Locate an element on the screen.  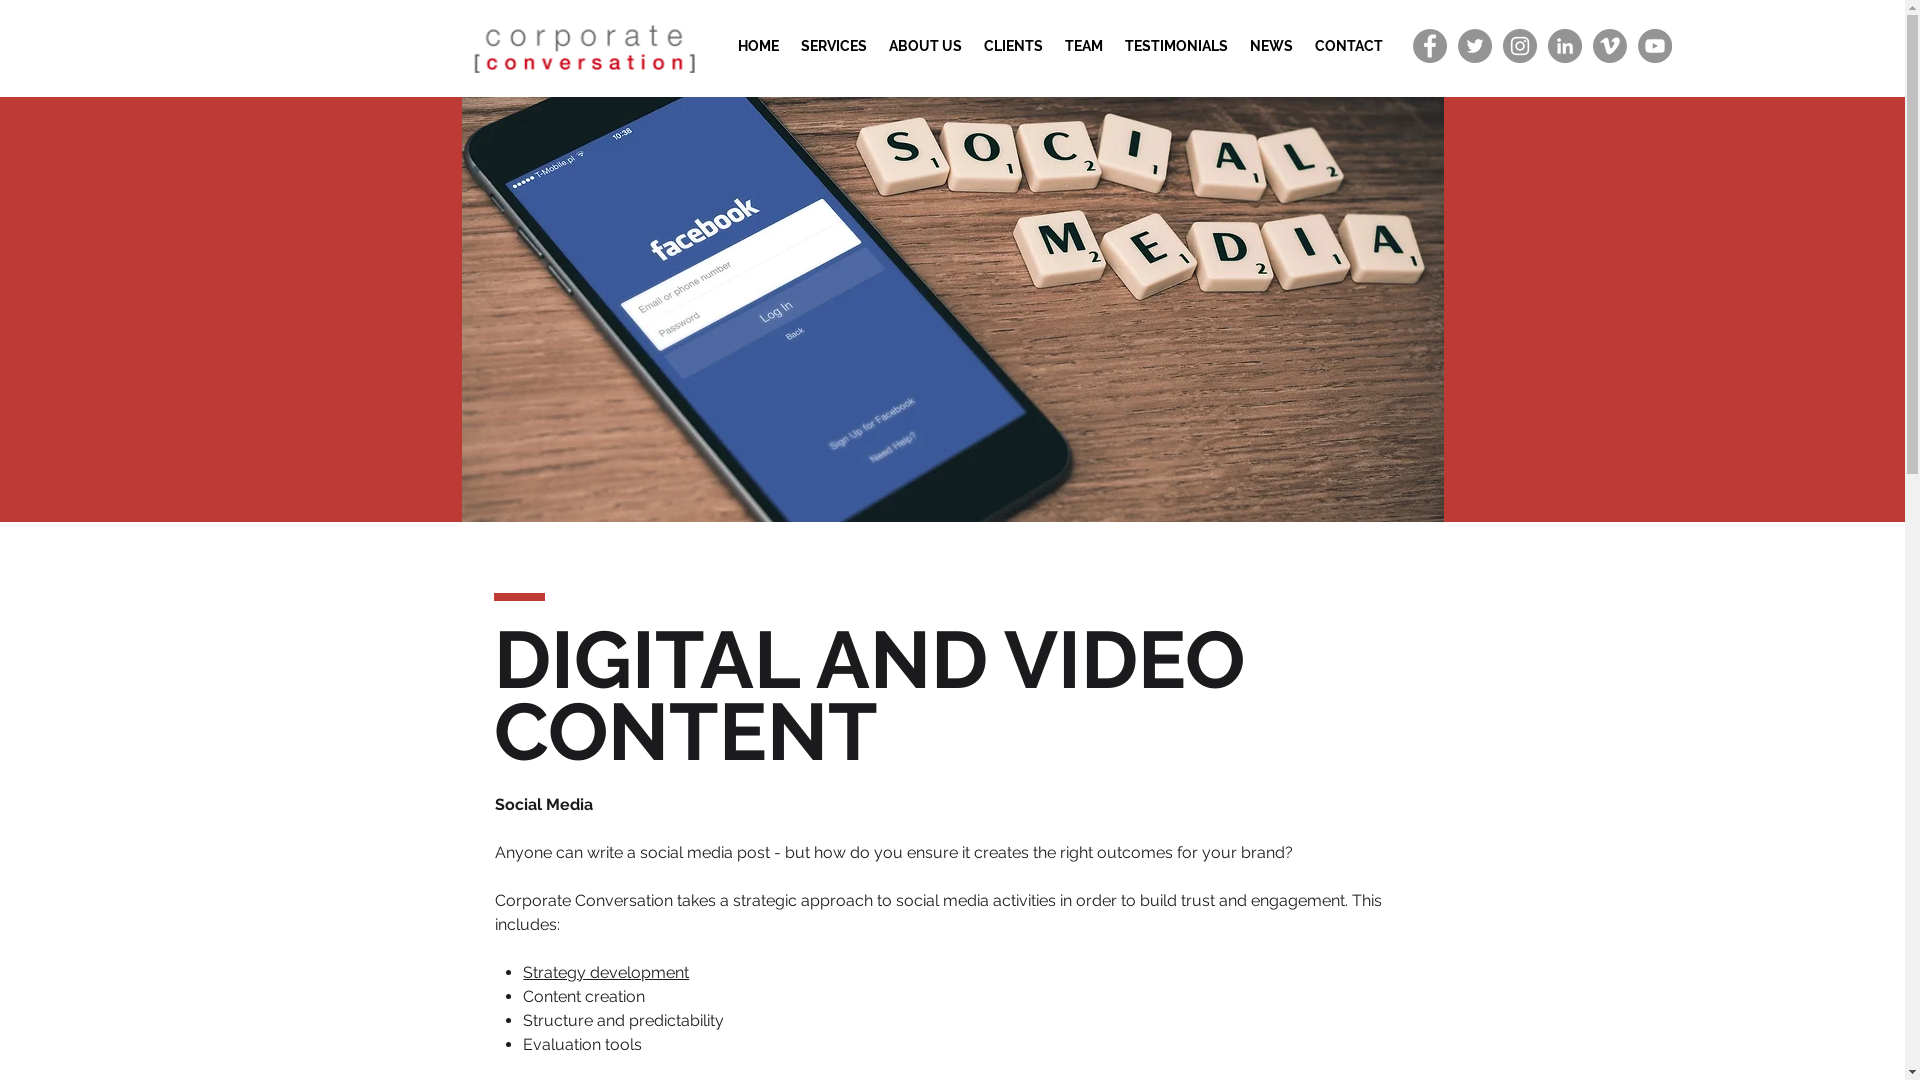
'CLIENTS' is located at coordinates (1012, 45).